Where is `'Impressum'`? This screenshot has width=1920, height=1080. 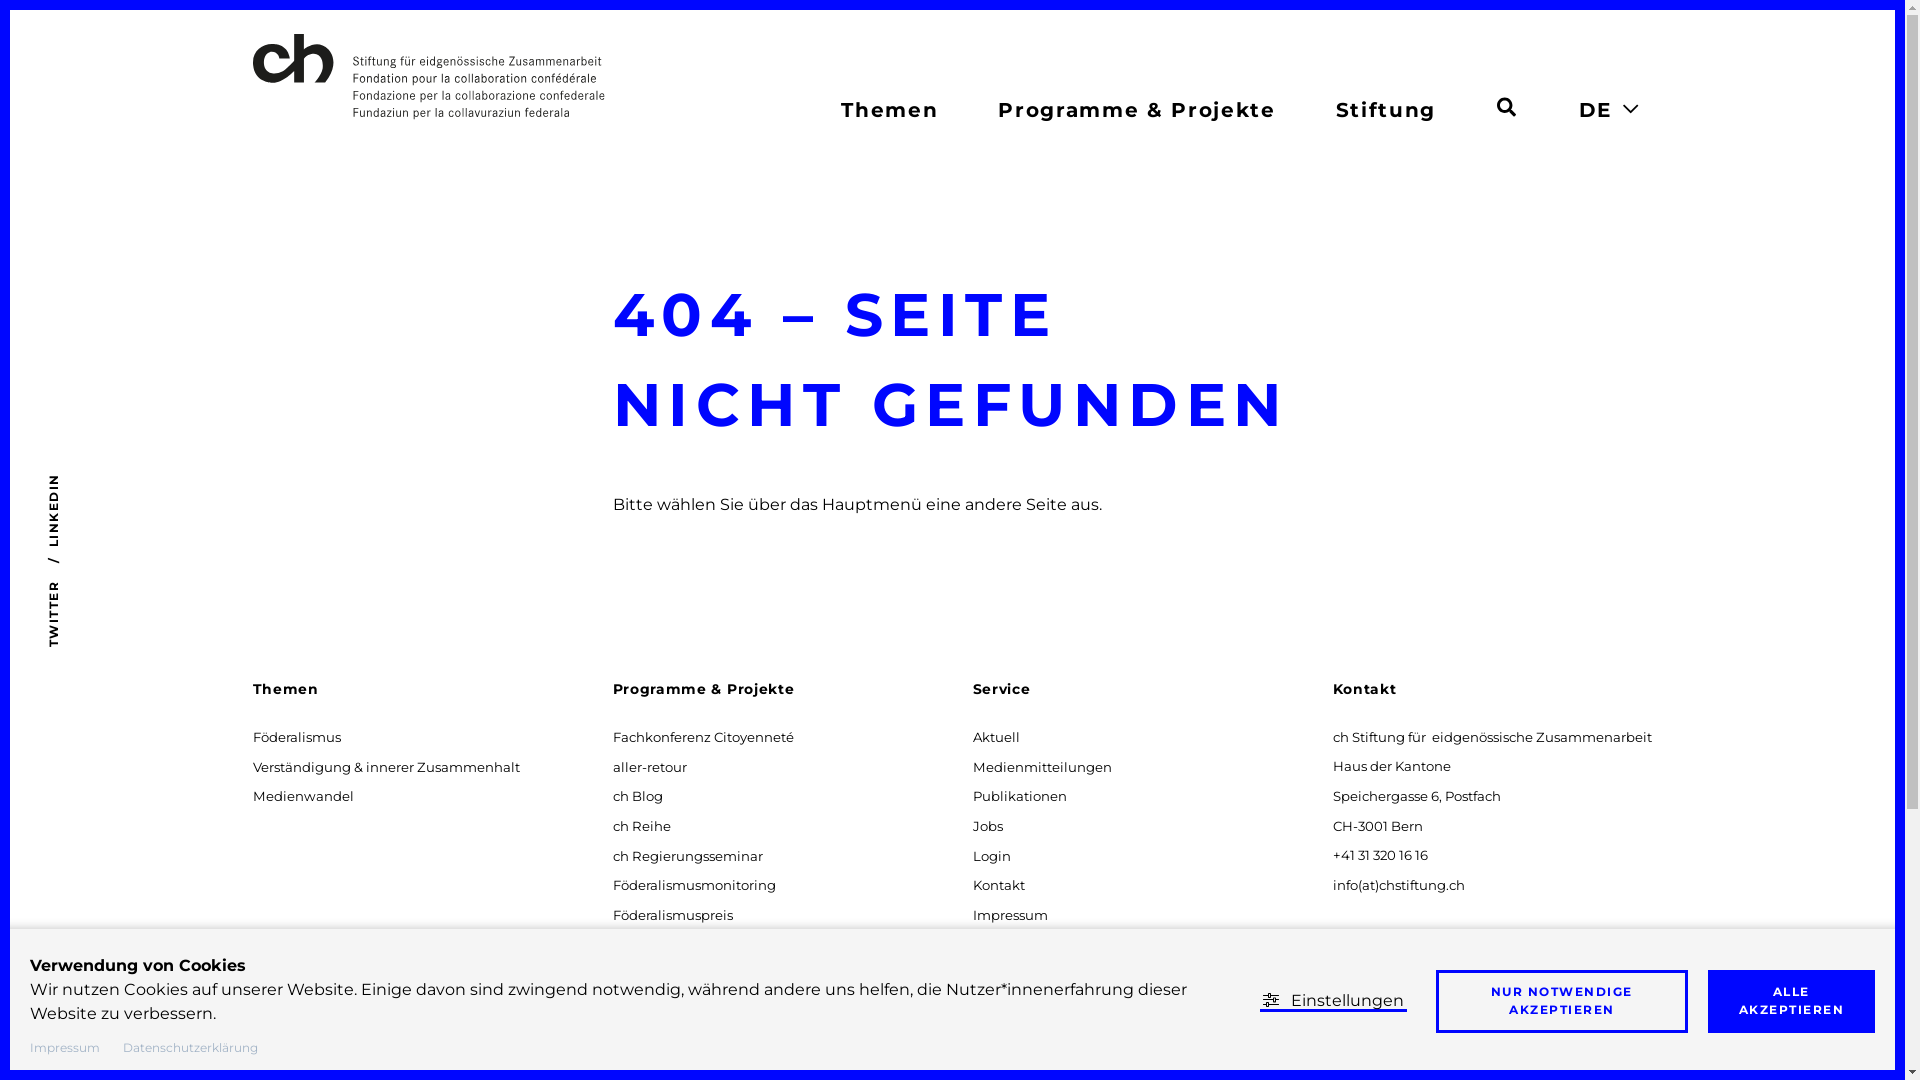
'Impressum' is located at coordinates (1009, 914).